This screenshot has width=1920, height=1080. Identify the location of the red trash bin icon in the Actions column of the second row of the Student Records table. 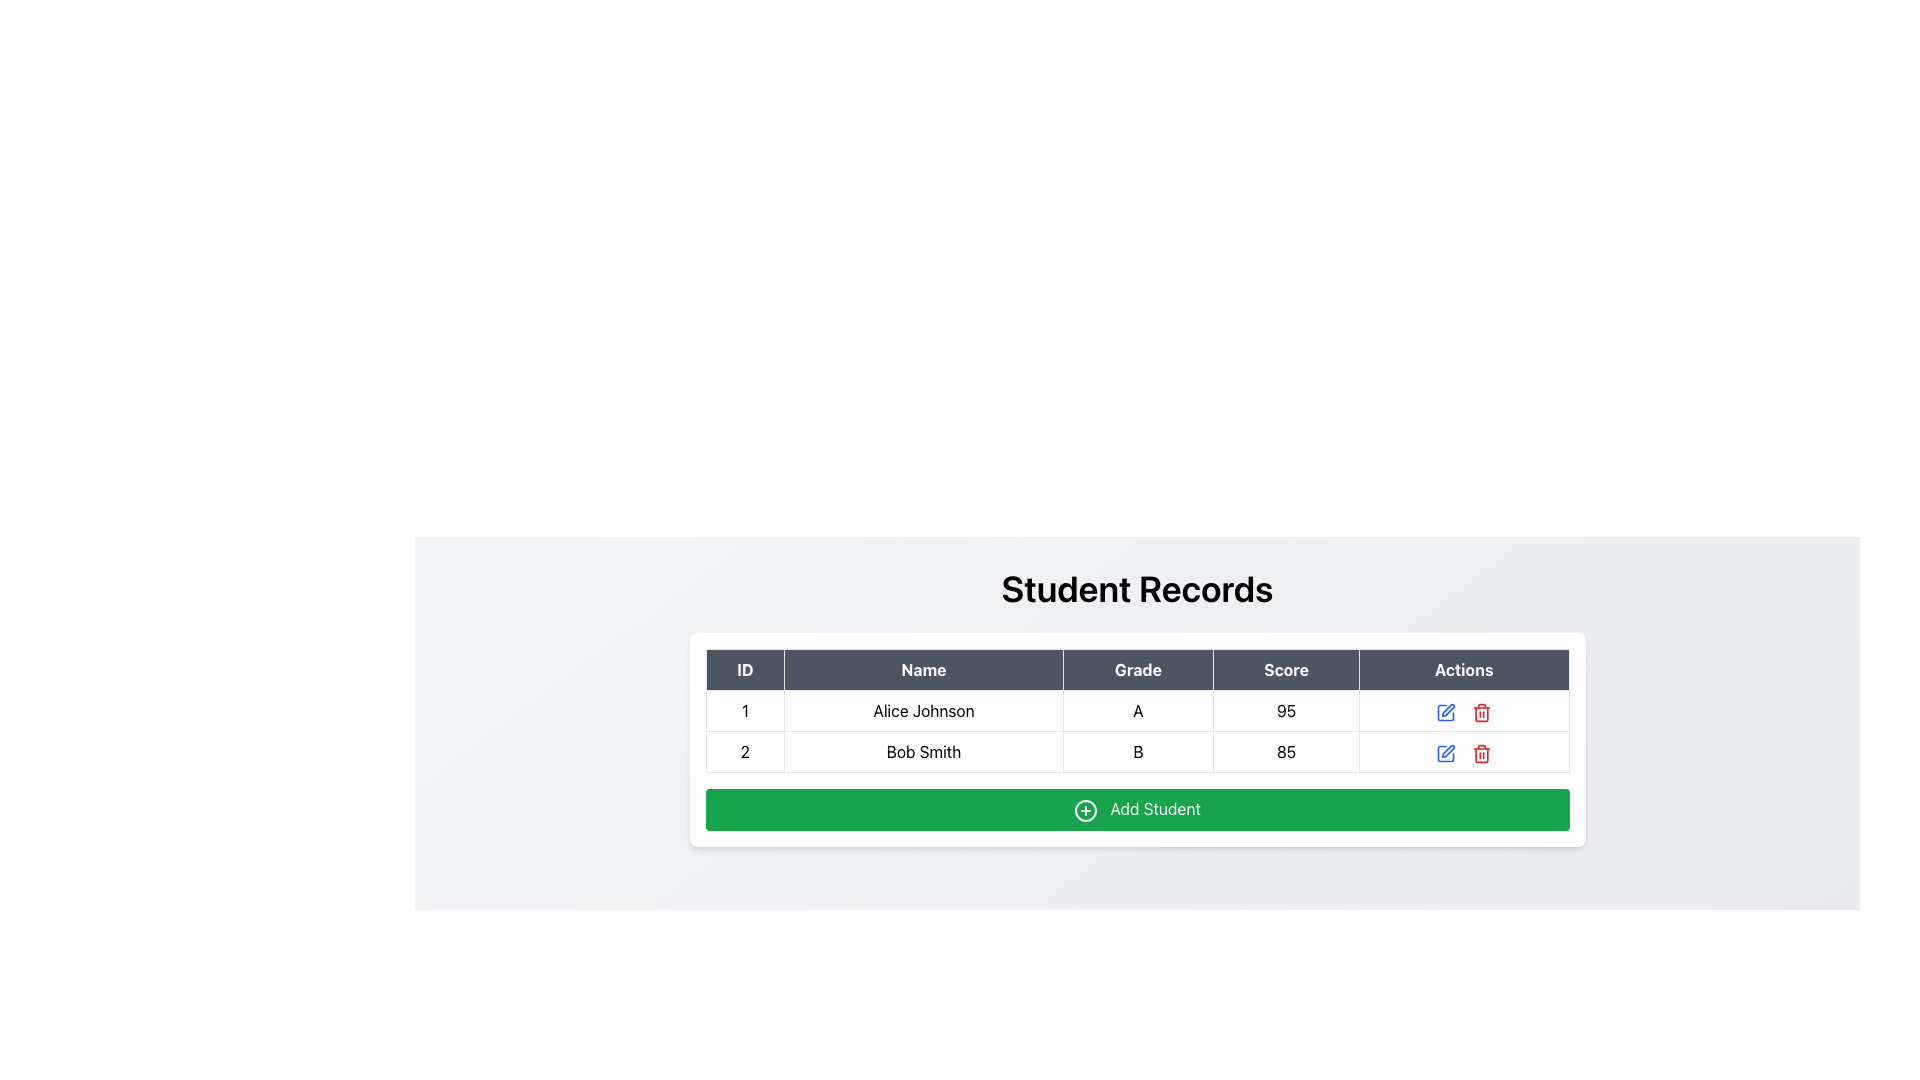
(1482, 753).